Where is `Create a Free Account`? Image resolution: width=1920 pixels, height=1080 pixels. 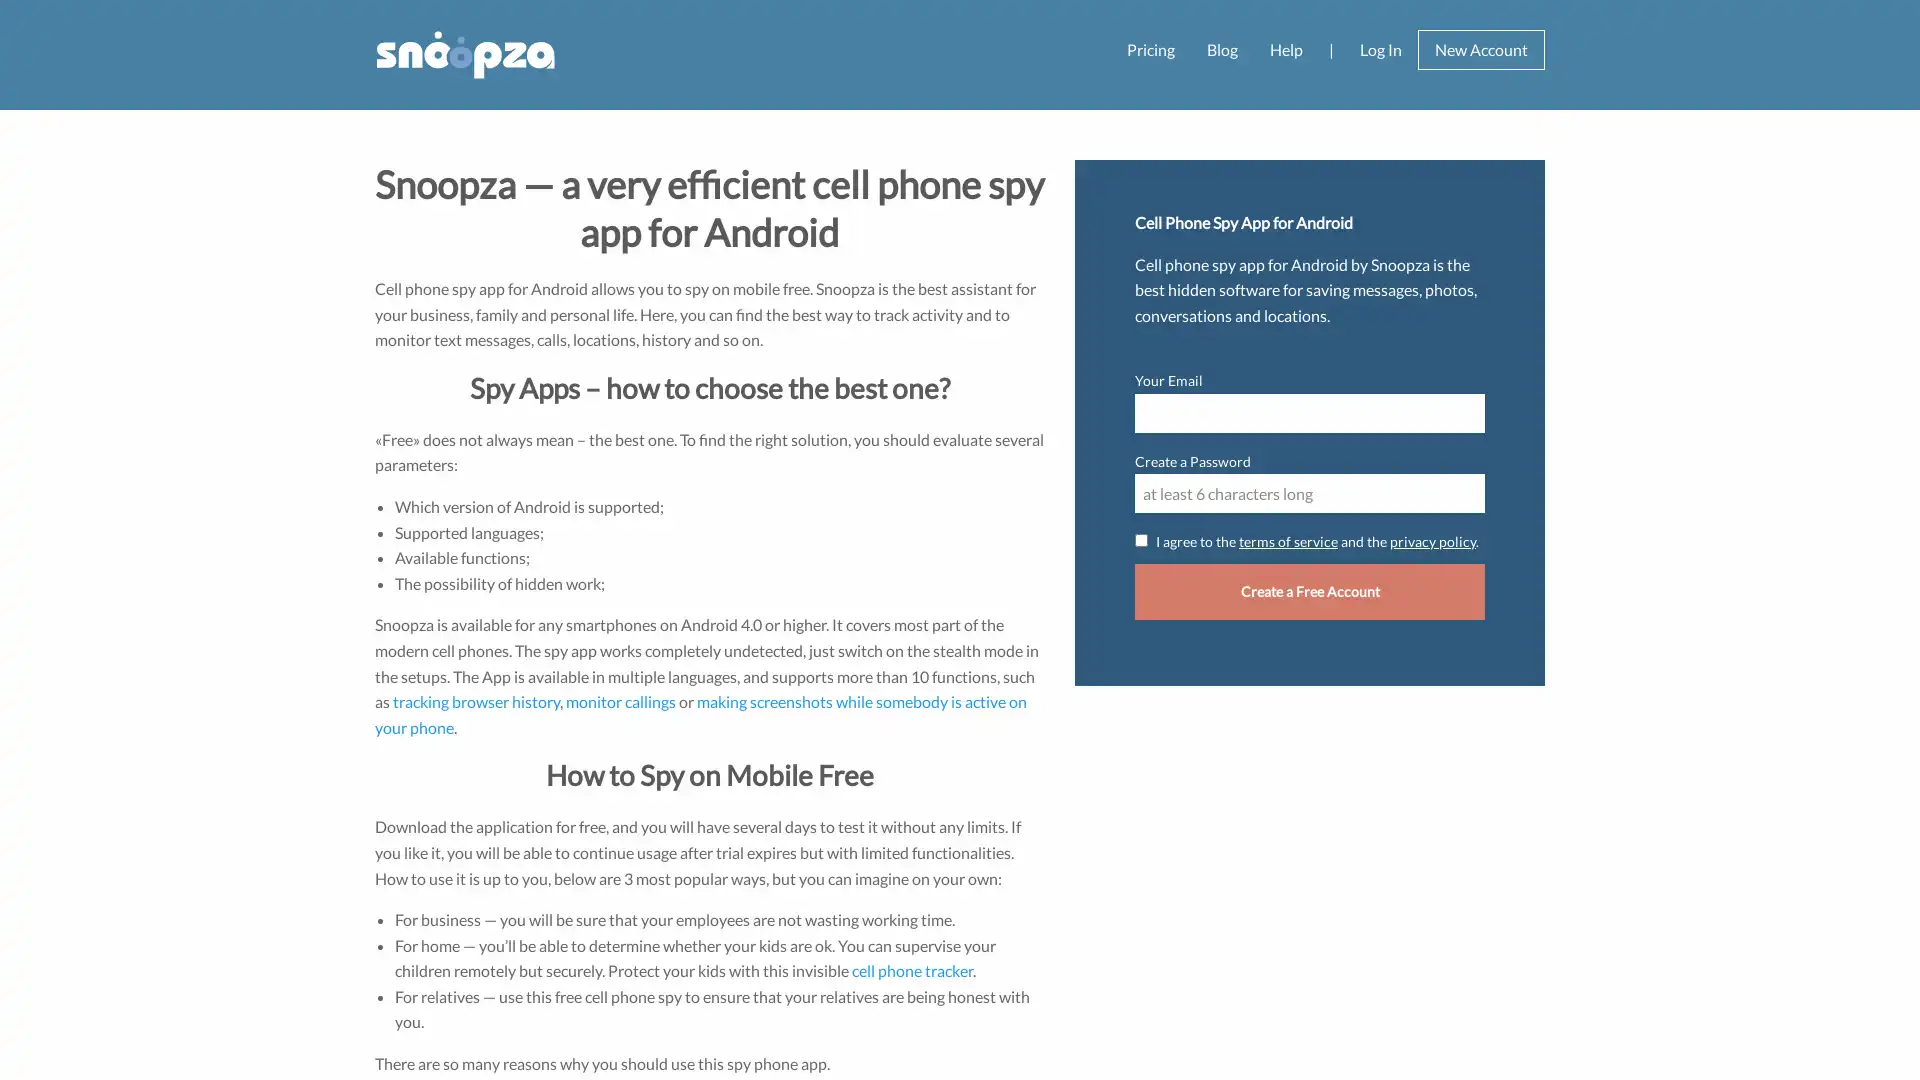
Create a Free Account is located at coordinates (1310, 590).